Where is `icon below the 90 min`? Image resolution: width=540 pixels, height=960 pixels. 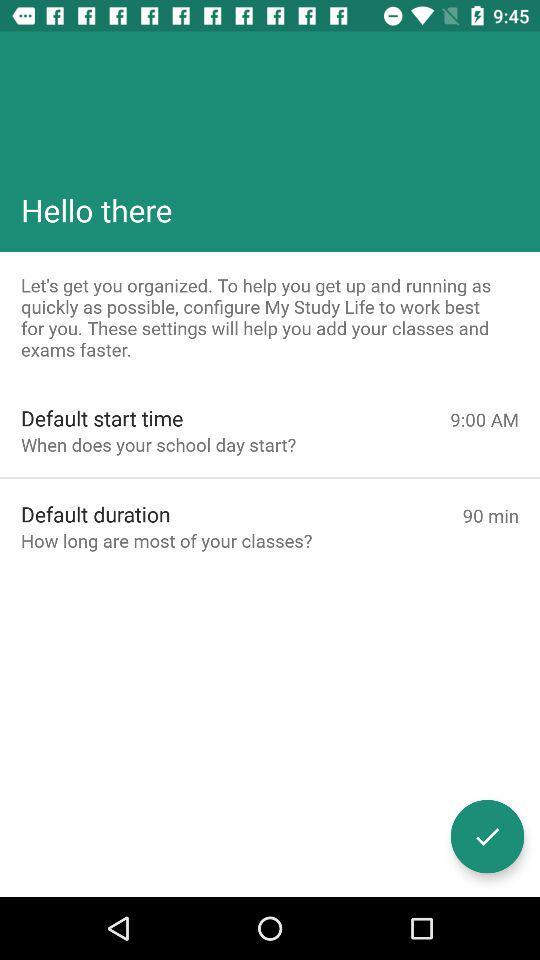 icon below the 90 min is located at coordinates (486, 836).